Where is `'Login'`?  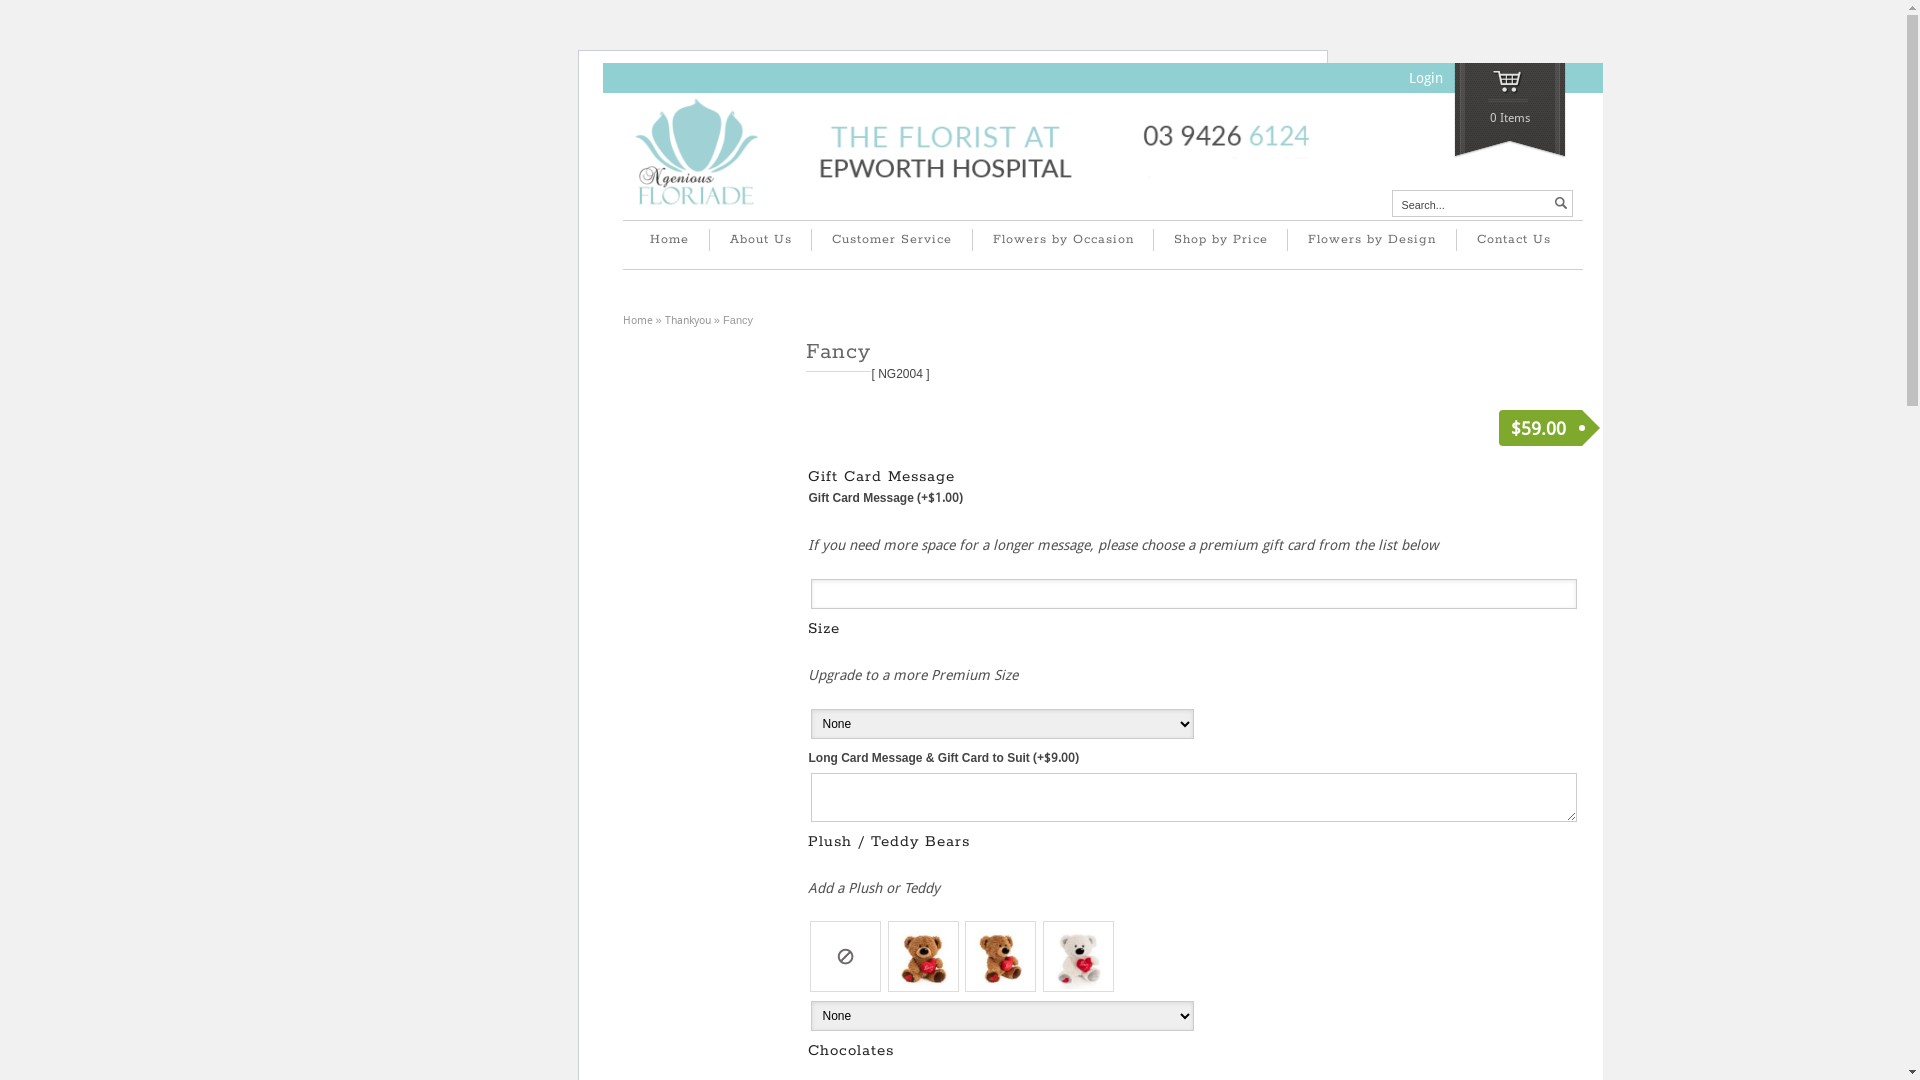
'Login' is located at coordinates (1424, 76).